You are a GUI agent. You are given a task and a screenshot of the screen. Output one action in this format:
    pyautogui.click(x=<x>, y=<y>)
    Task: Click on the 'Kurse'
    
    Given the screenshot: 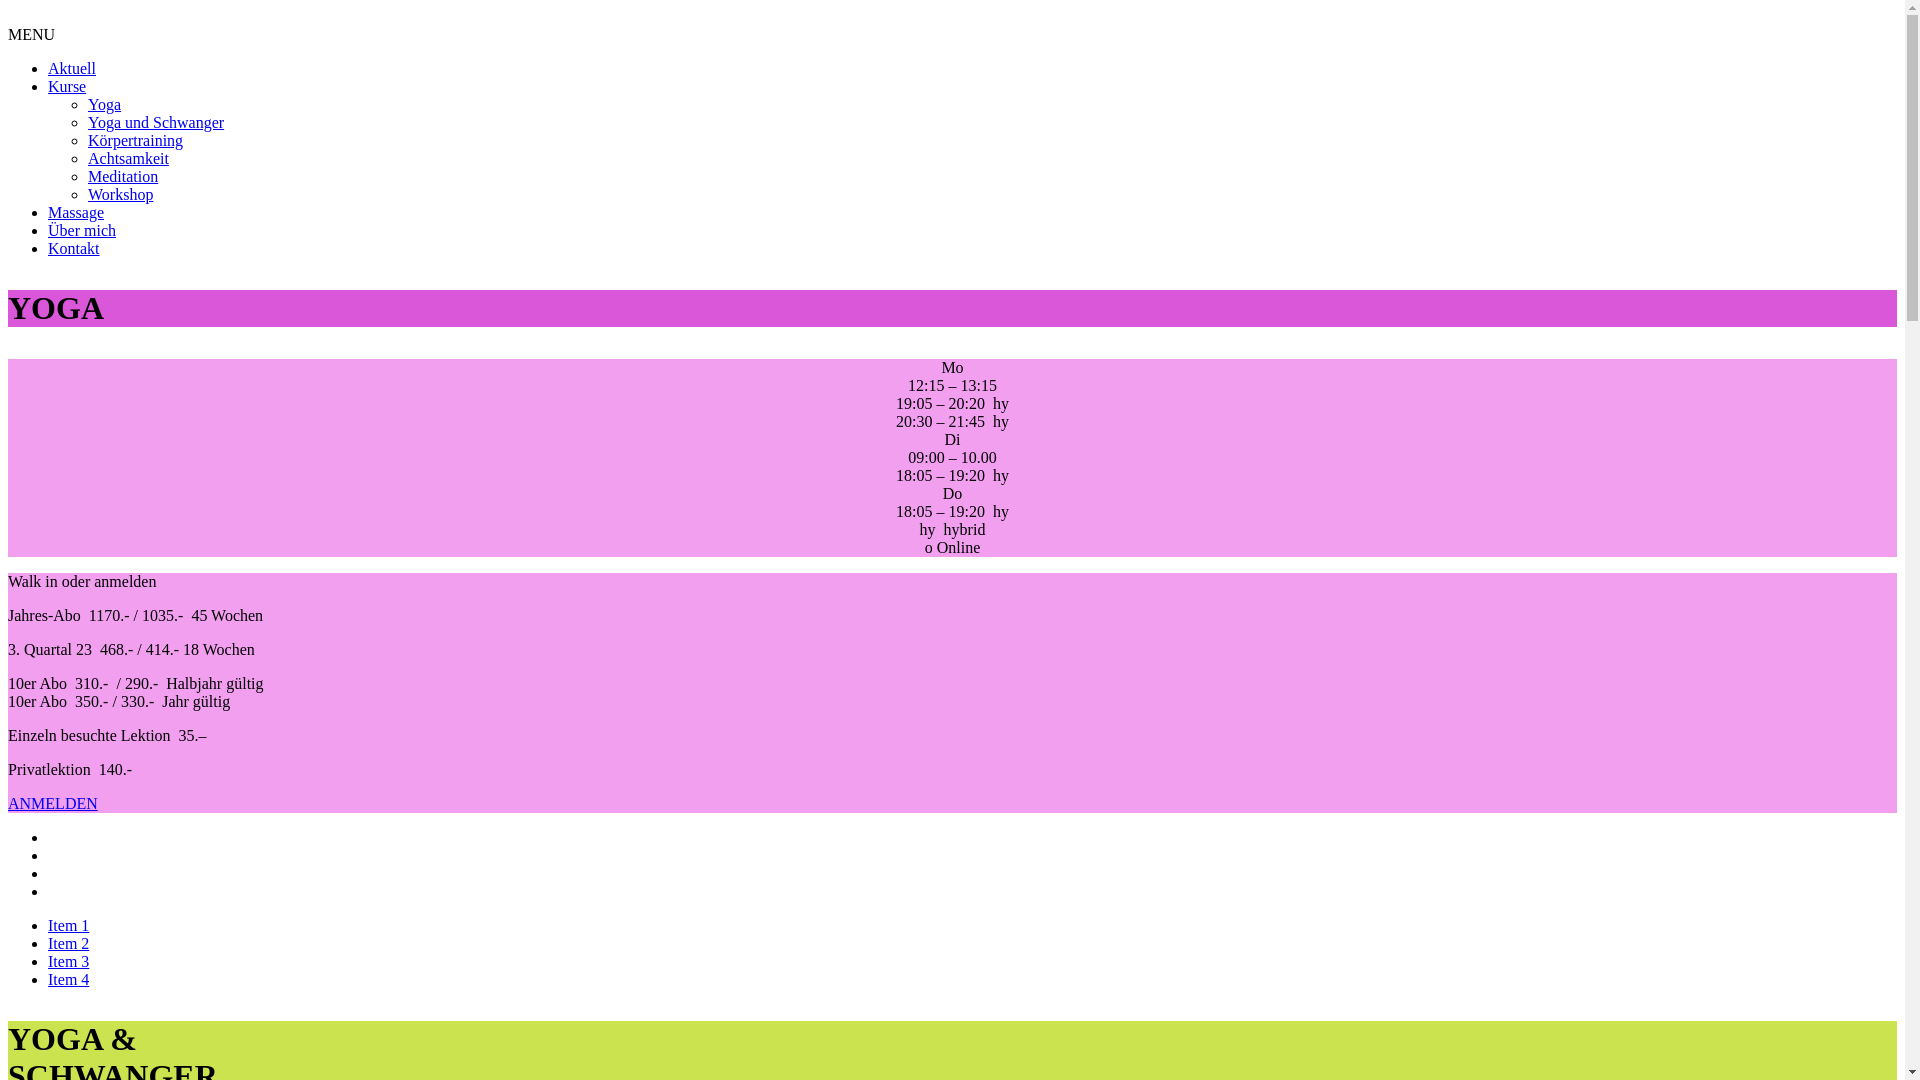 What is the action you would take?
    pyautogui.click(x=67, y=85)
    